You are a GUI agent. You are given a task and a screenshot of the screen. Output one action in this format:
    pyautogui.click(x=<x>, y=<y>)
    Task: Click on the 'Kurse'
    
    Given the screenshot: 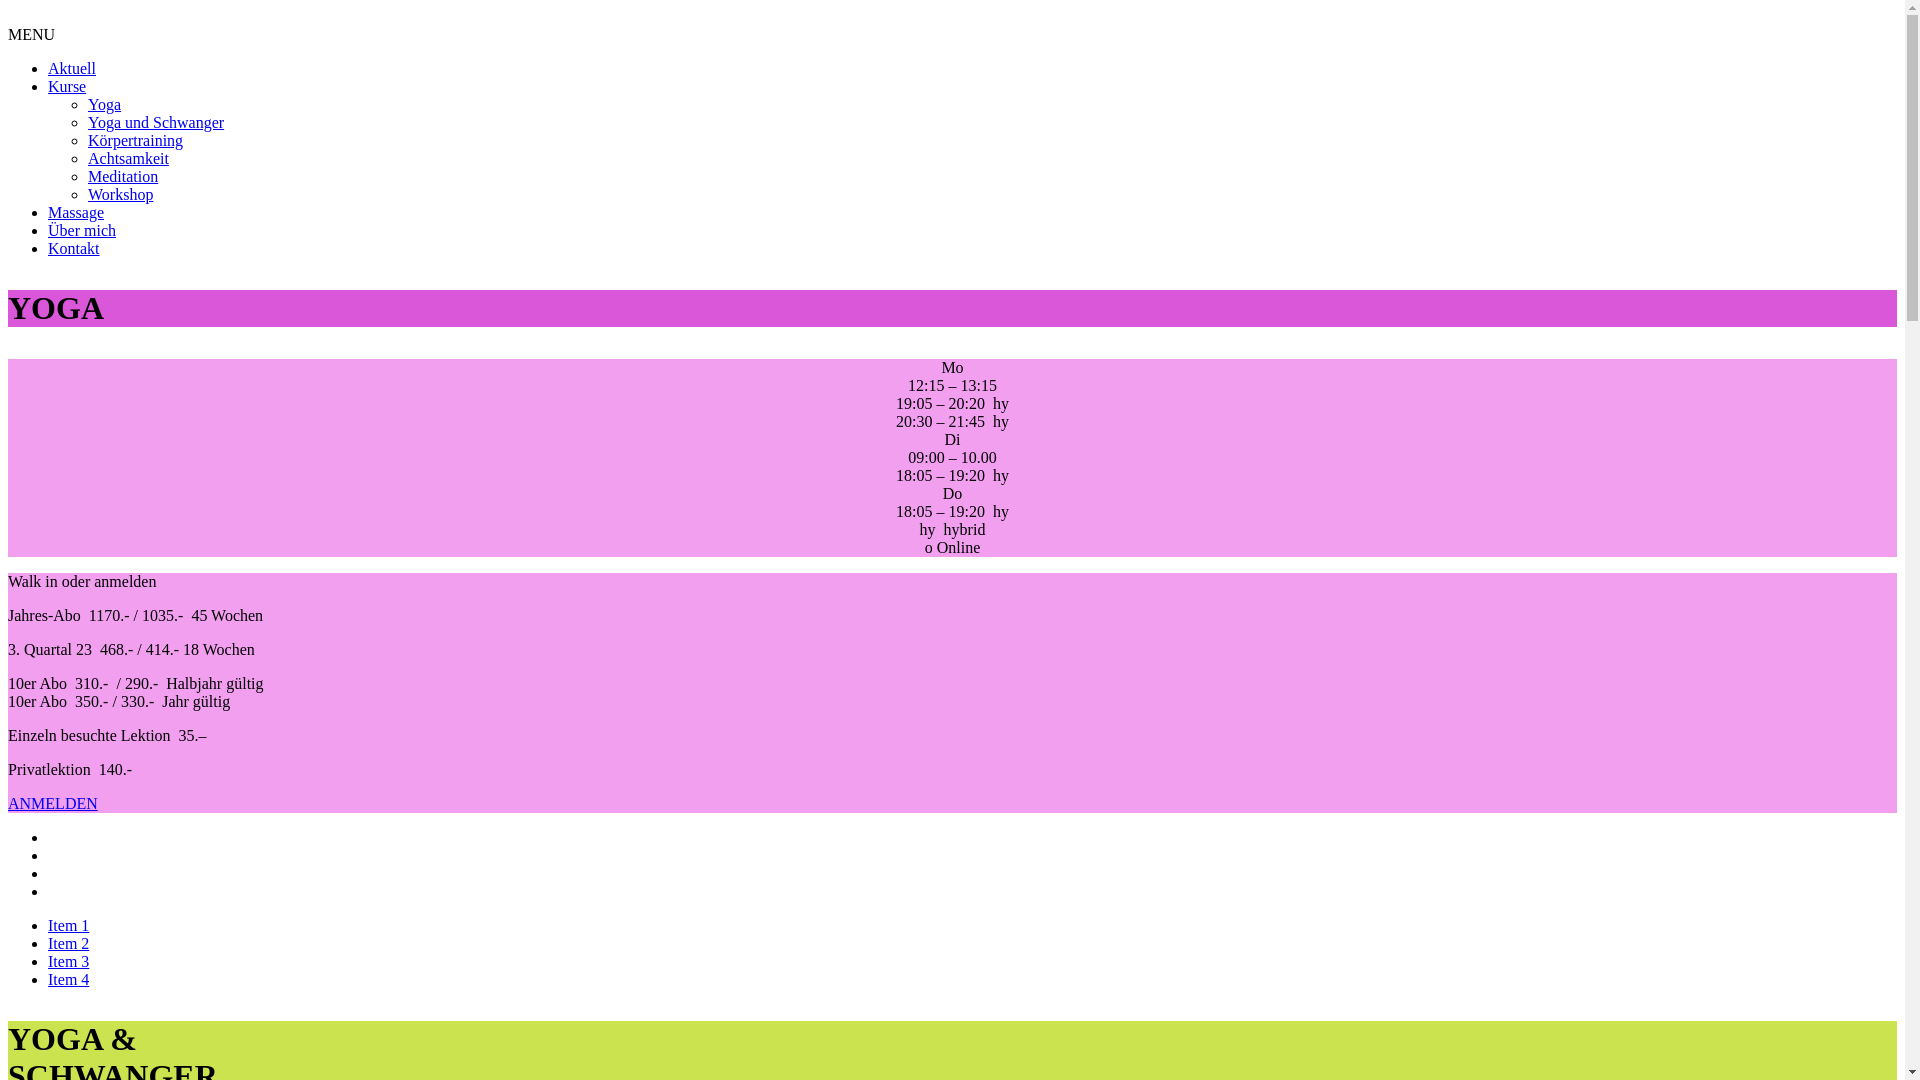 What is the action you would take?
    pyautogui.click(x=67, y=85)
    